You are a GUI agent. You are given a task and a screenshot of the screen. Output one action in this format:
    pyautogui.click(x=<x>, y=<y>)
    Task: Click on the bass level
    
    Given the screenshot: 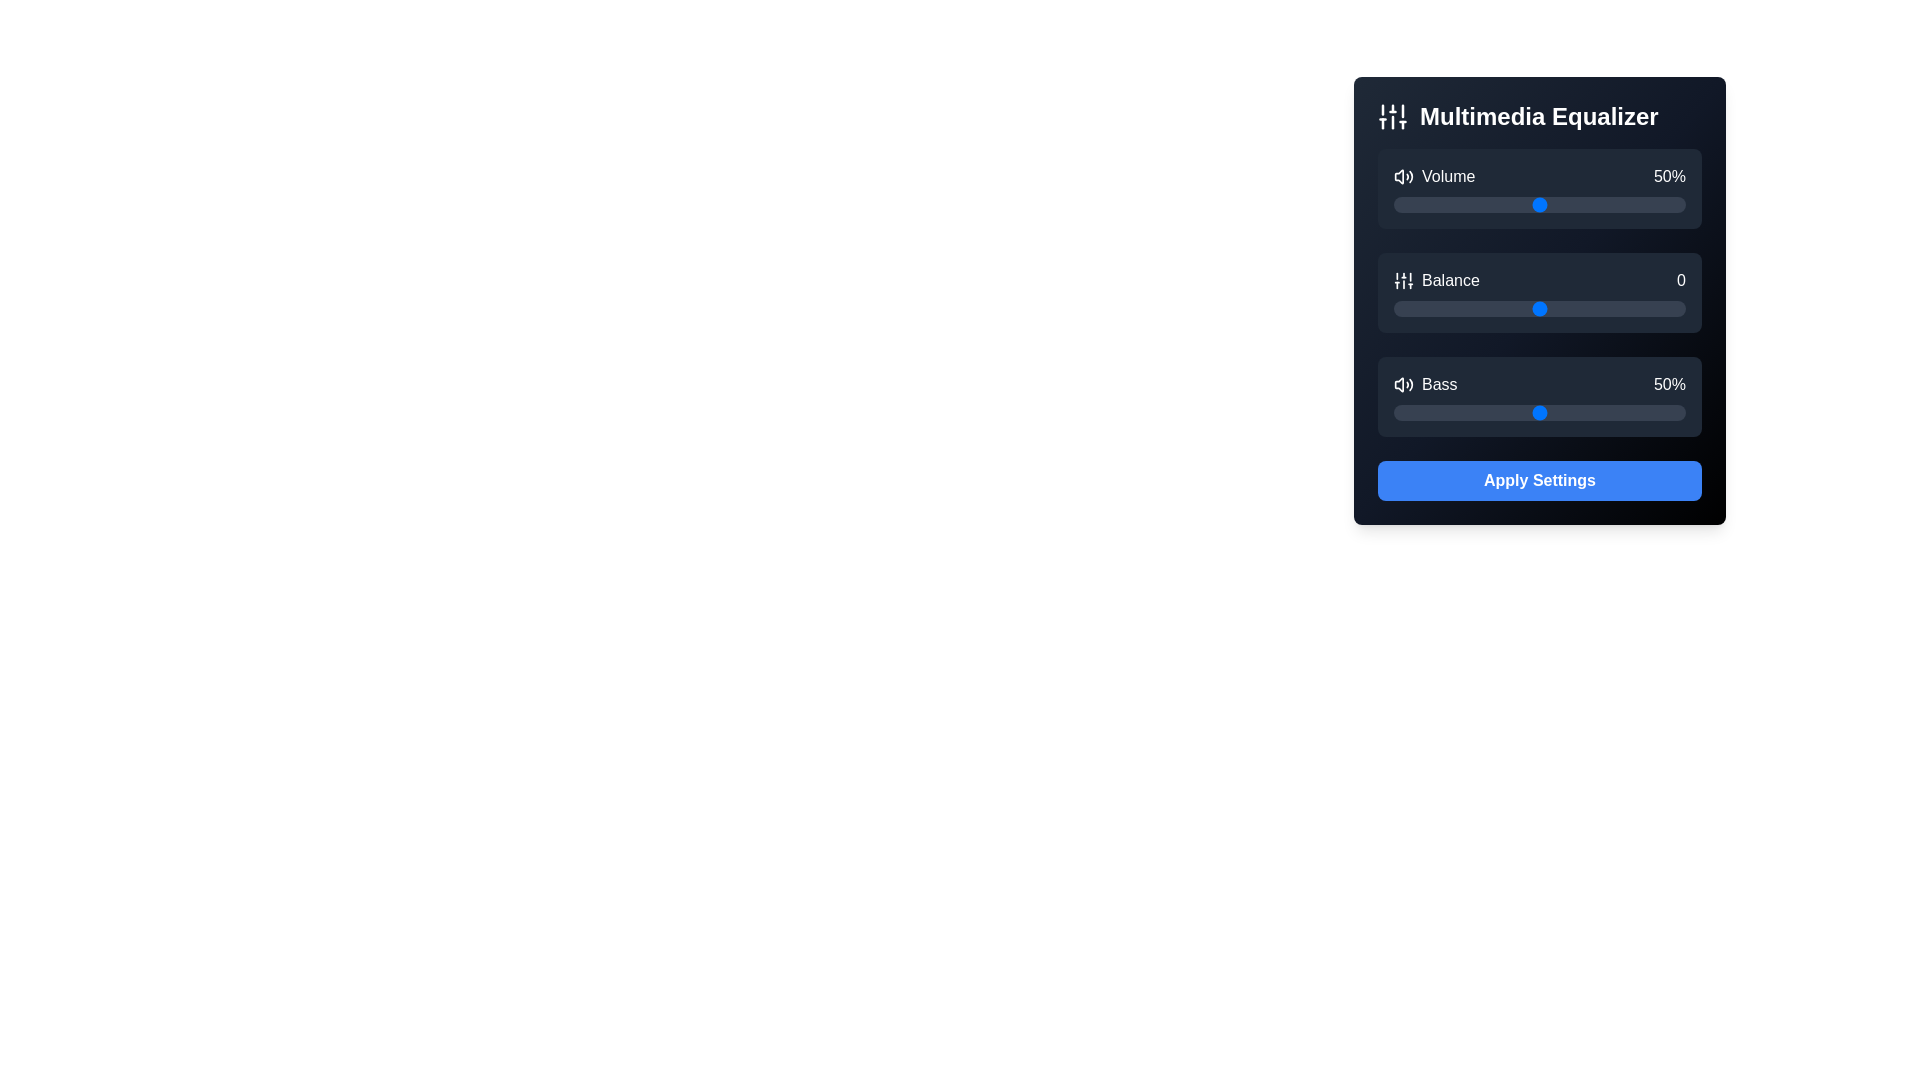 What is the action you would take?
    pyautogui.click(x=1621, y=411)
    